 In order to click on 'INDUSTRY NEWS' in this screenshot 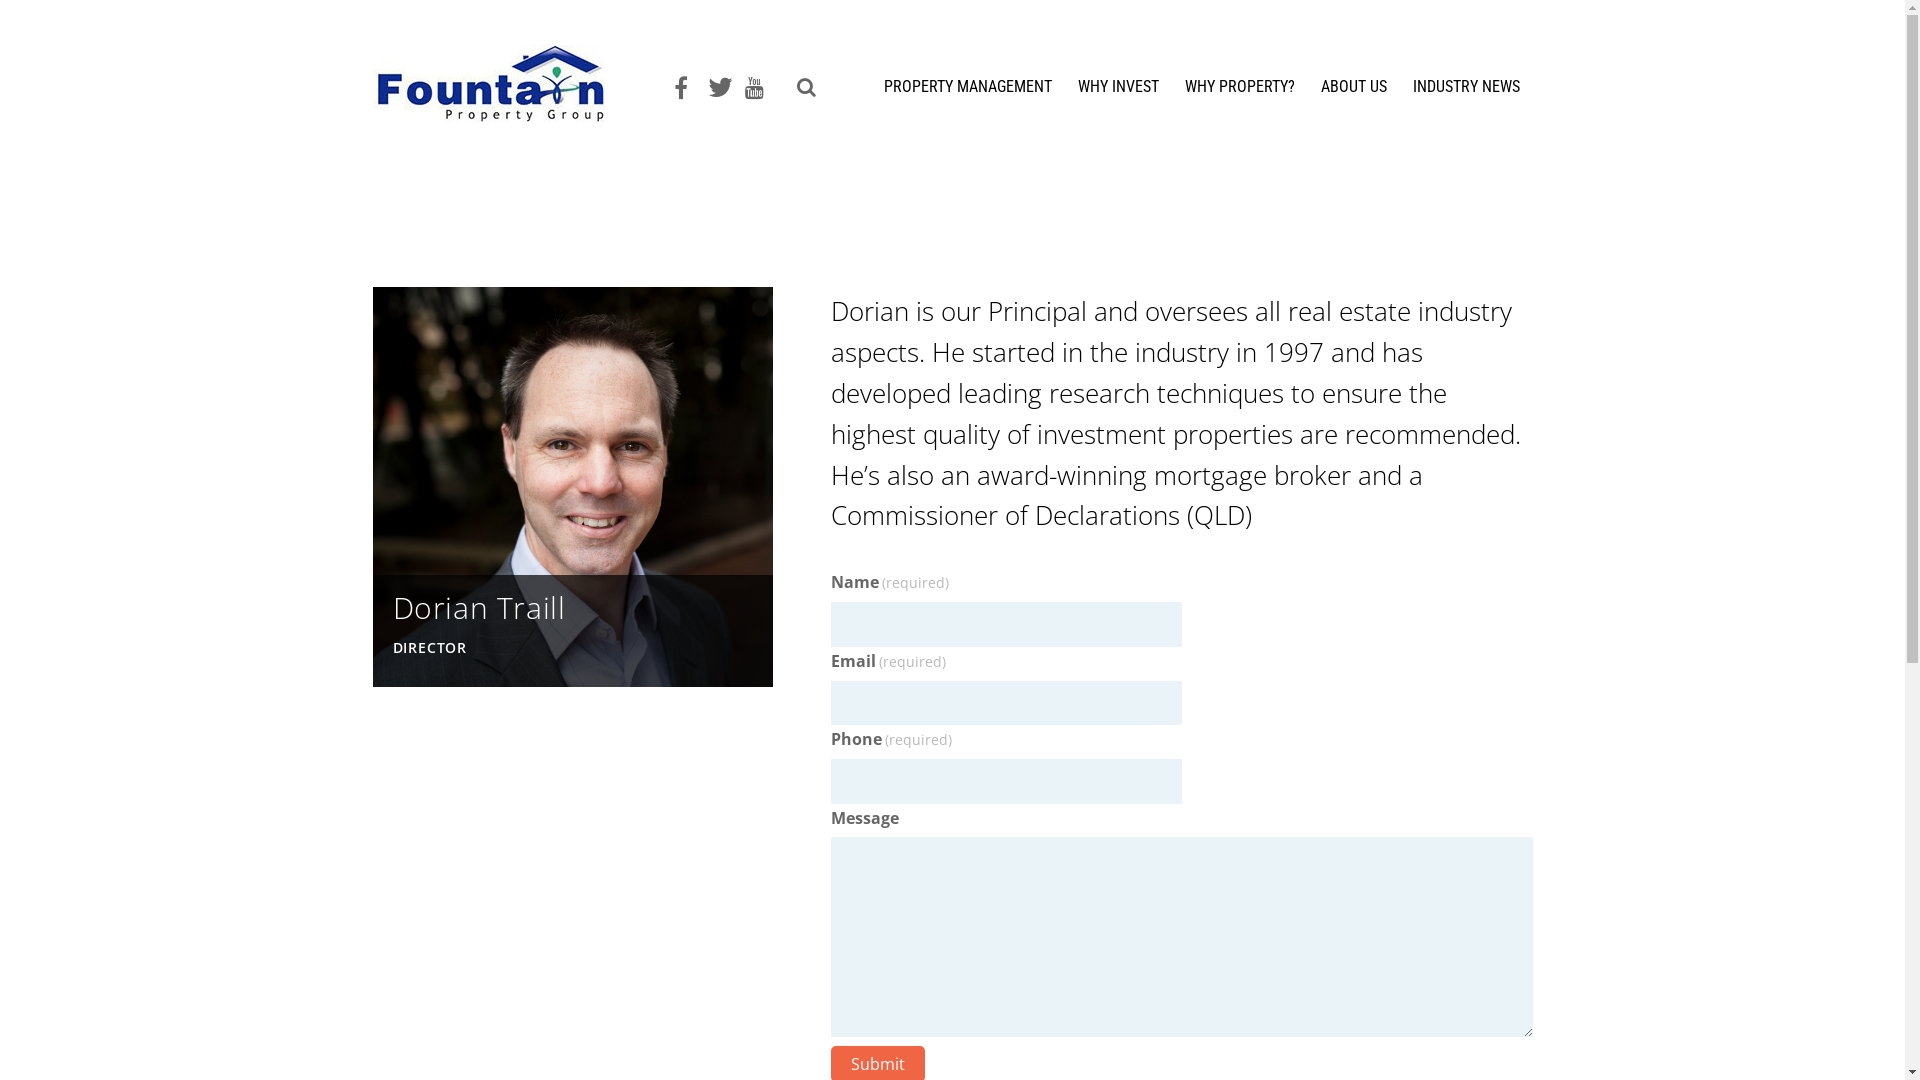, I will do `click(1400, 94)`.